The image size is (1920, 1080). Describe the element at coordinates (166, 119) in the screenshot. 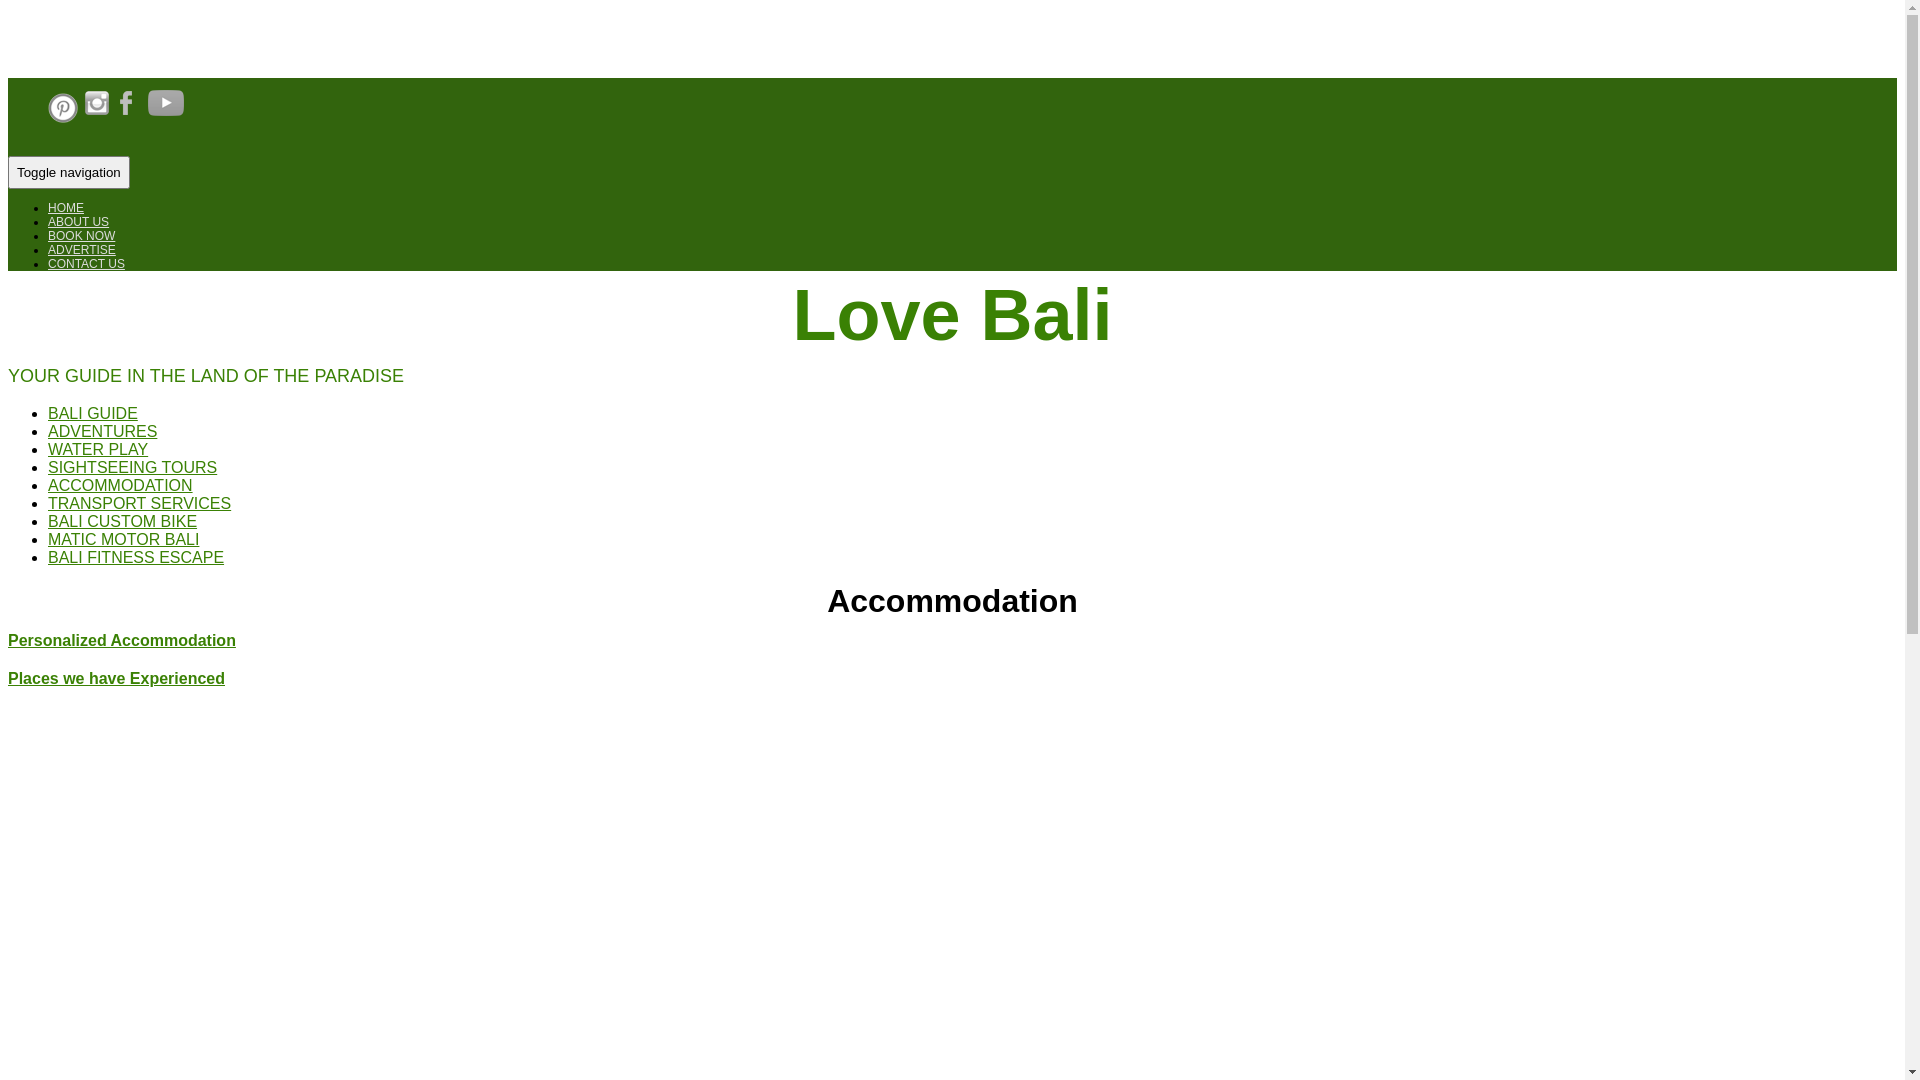

I see `'Open Youtube'` at that location.